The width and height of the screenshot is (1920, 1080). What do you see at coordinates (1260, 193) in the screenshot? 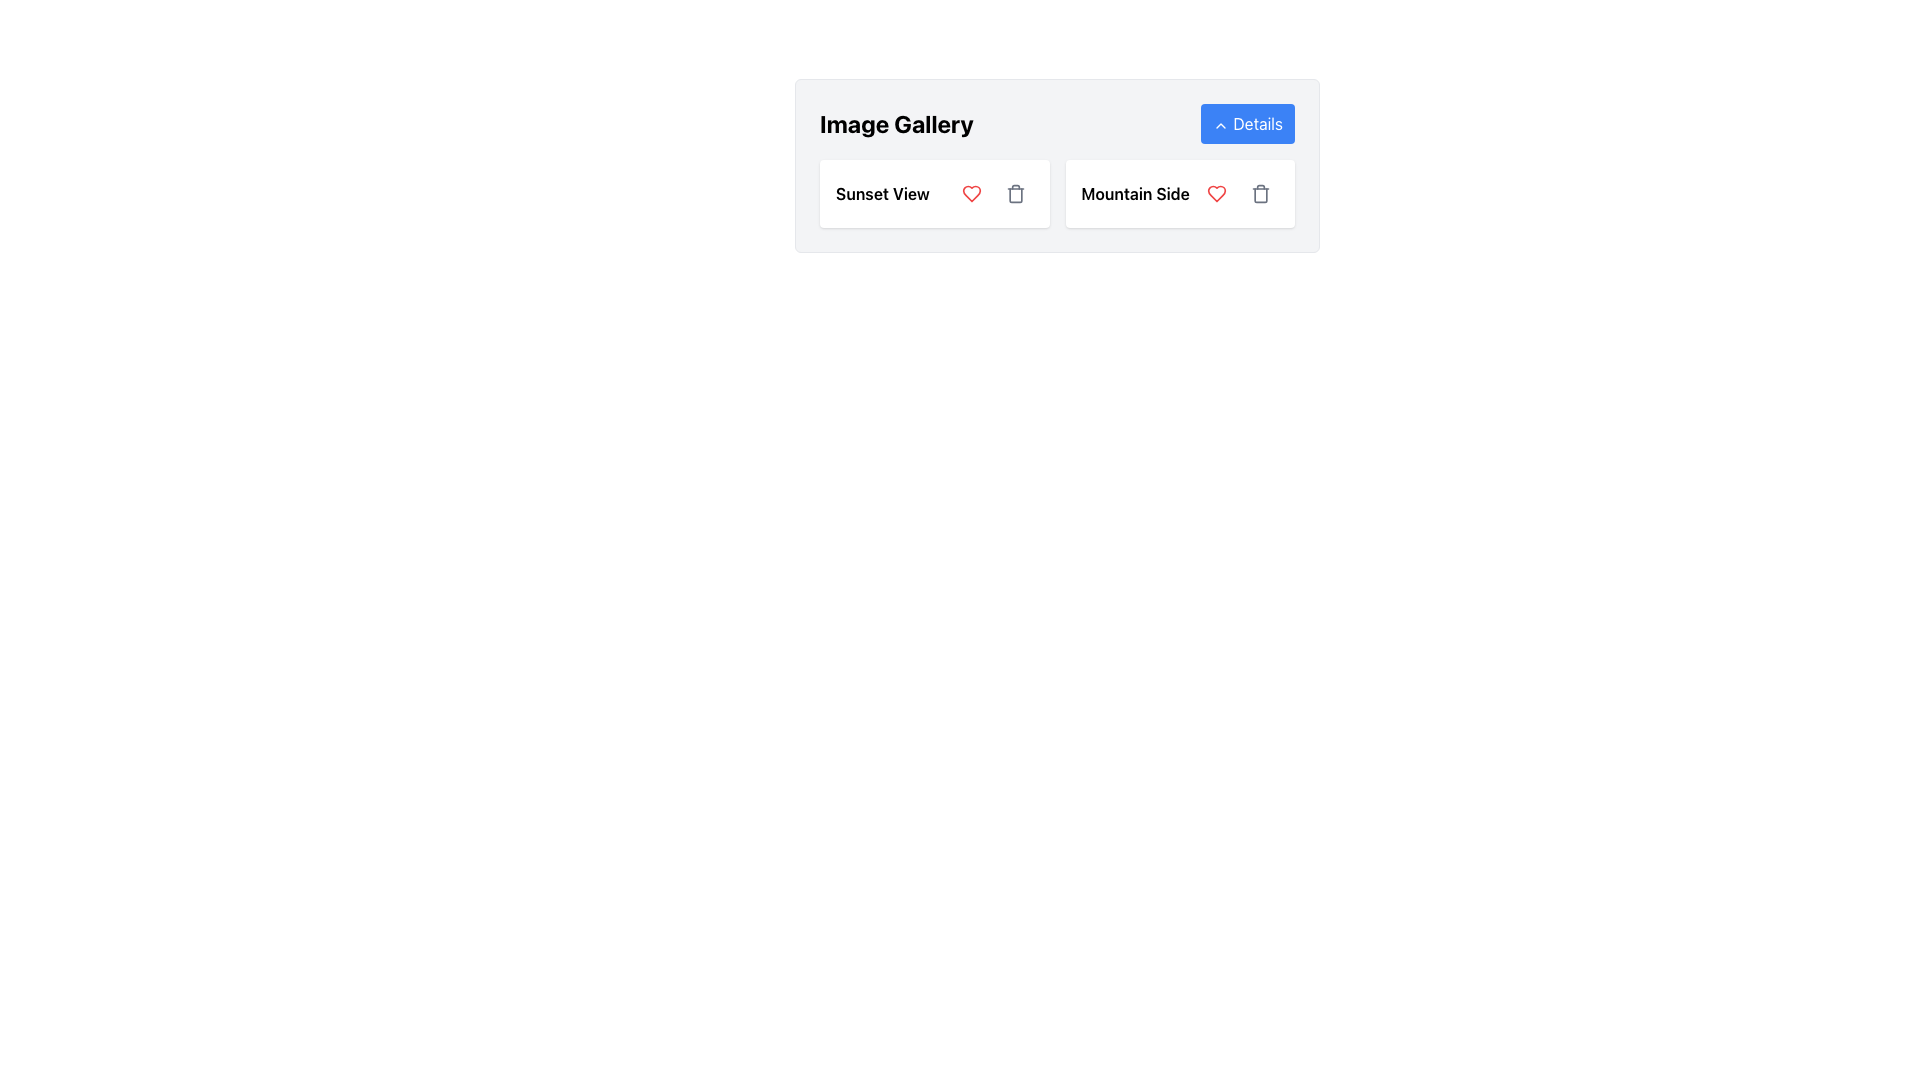
I see `the trash icon button located in the bottom-right corner of the 'Image Gallery' section, which is adjacent to the heart icon in the 'Mountain Side' segment` at bounding box center [1260, 193].